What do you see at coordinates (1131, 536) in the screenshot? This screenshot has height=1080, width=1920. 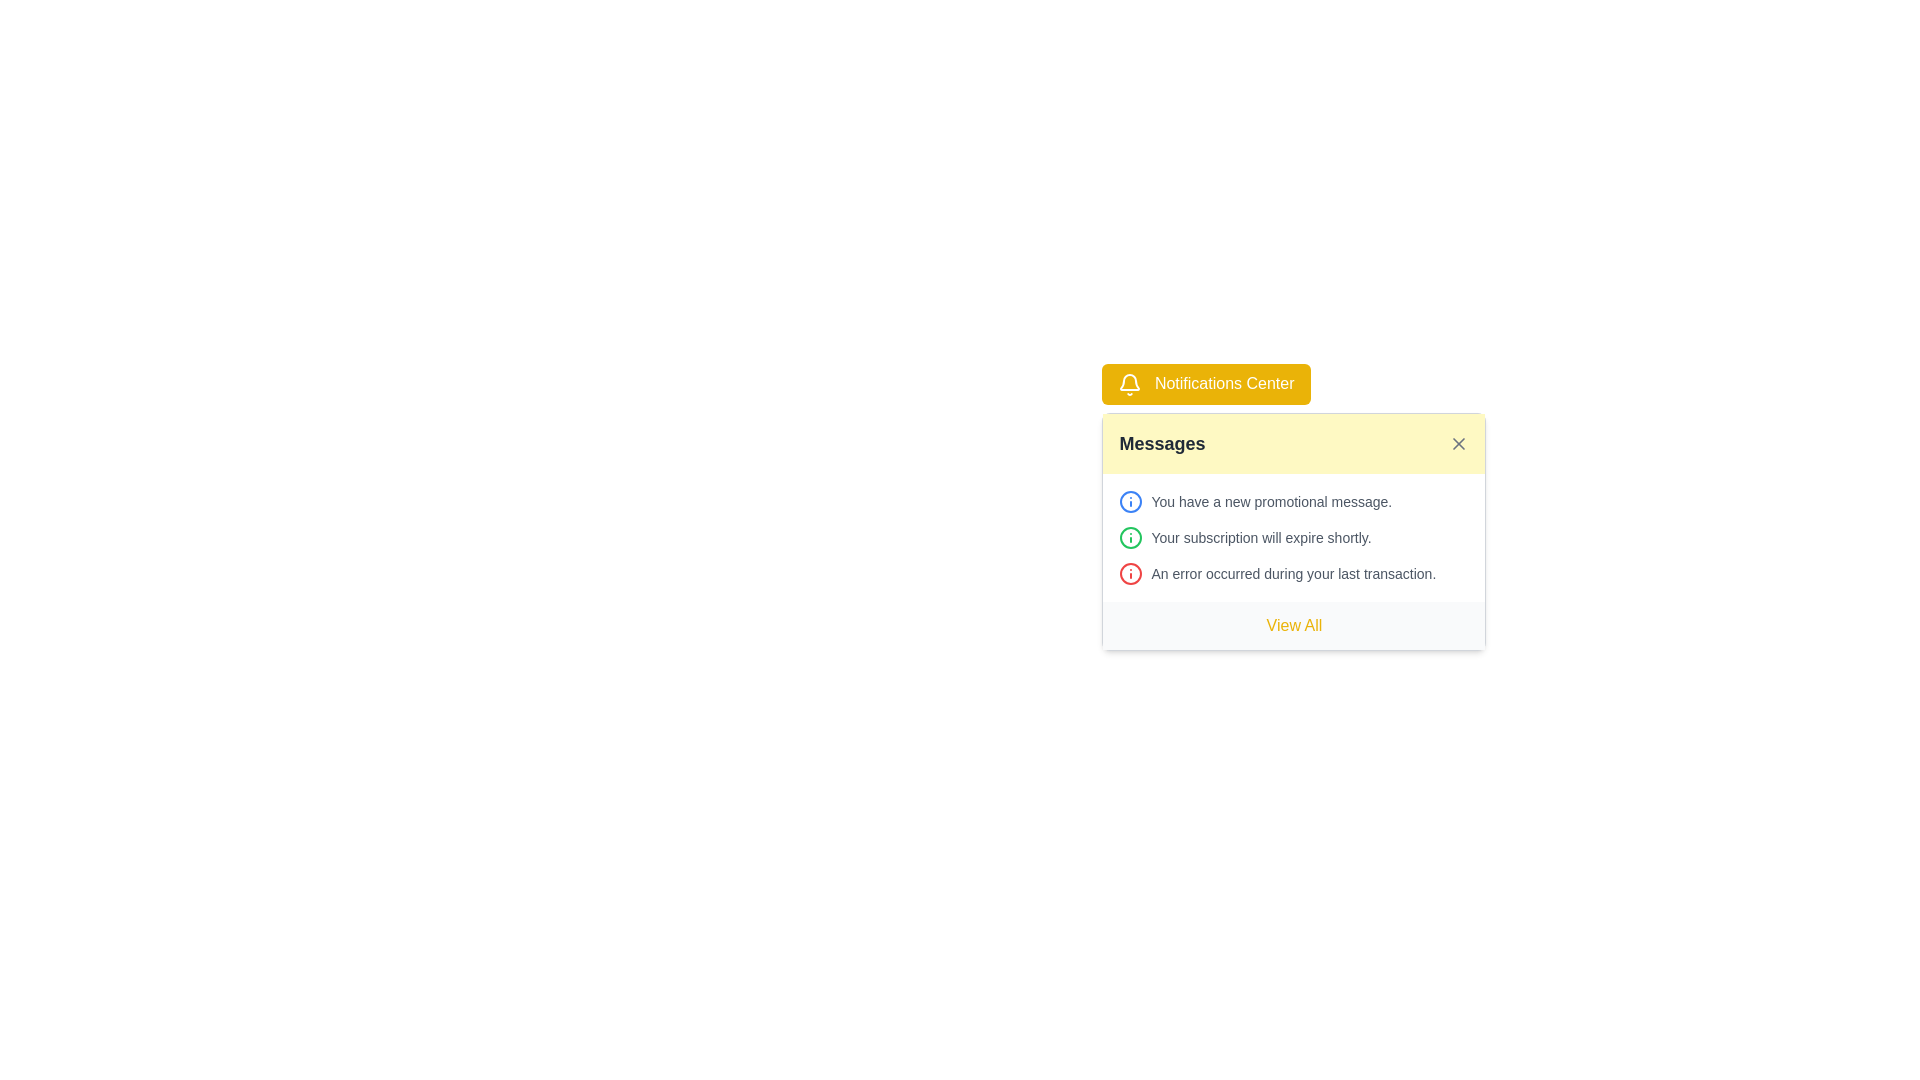 I see `the circular graphic element, which is styled with a green color and located within an information icon at the top-left of the notification messages area` at bounding box center [1131, 536].